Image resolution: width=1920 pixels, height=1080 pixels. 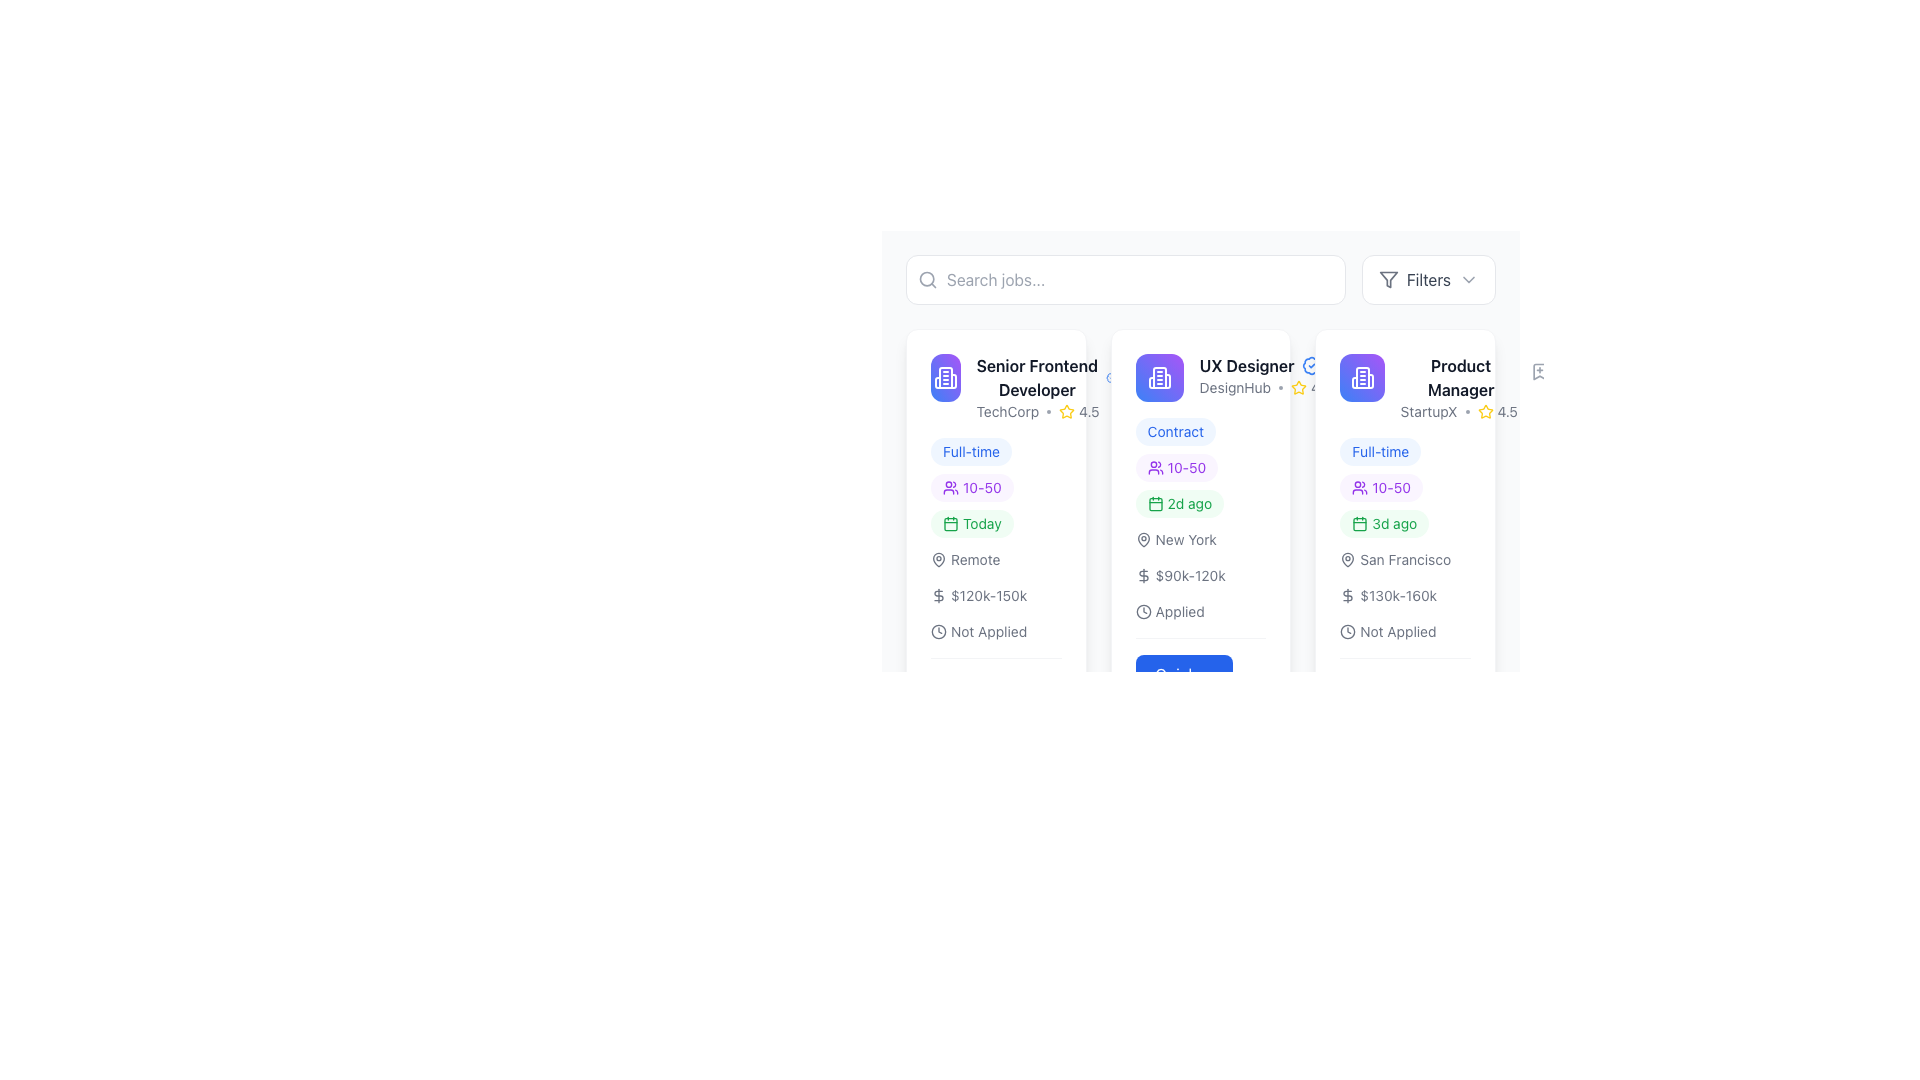 I want to click on the Icon graphical element that represents the main content area of a calendar, indicating a specific day or time, so click(x=949, y=523).